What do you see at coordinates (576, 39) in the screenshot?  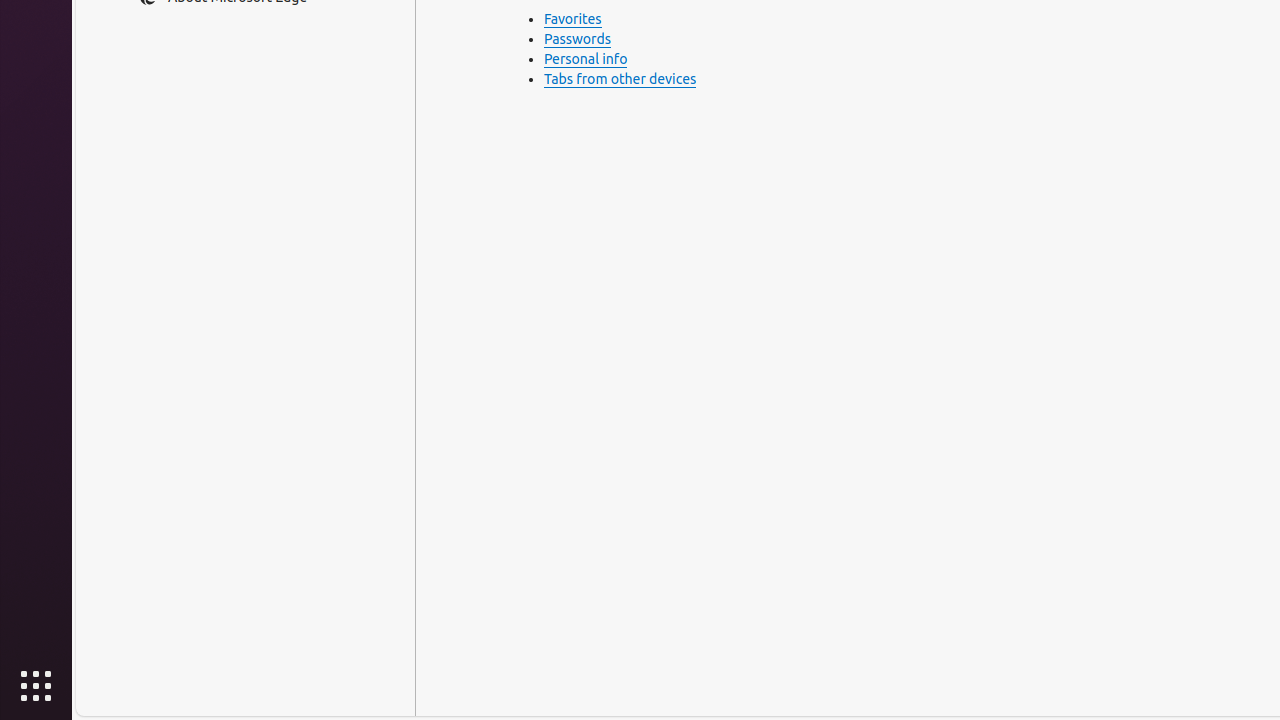 I see `'Passwords'` at bounding box center [576, 39].